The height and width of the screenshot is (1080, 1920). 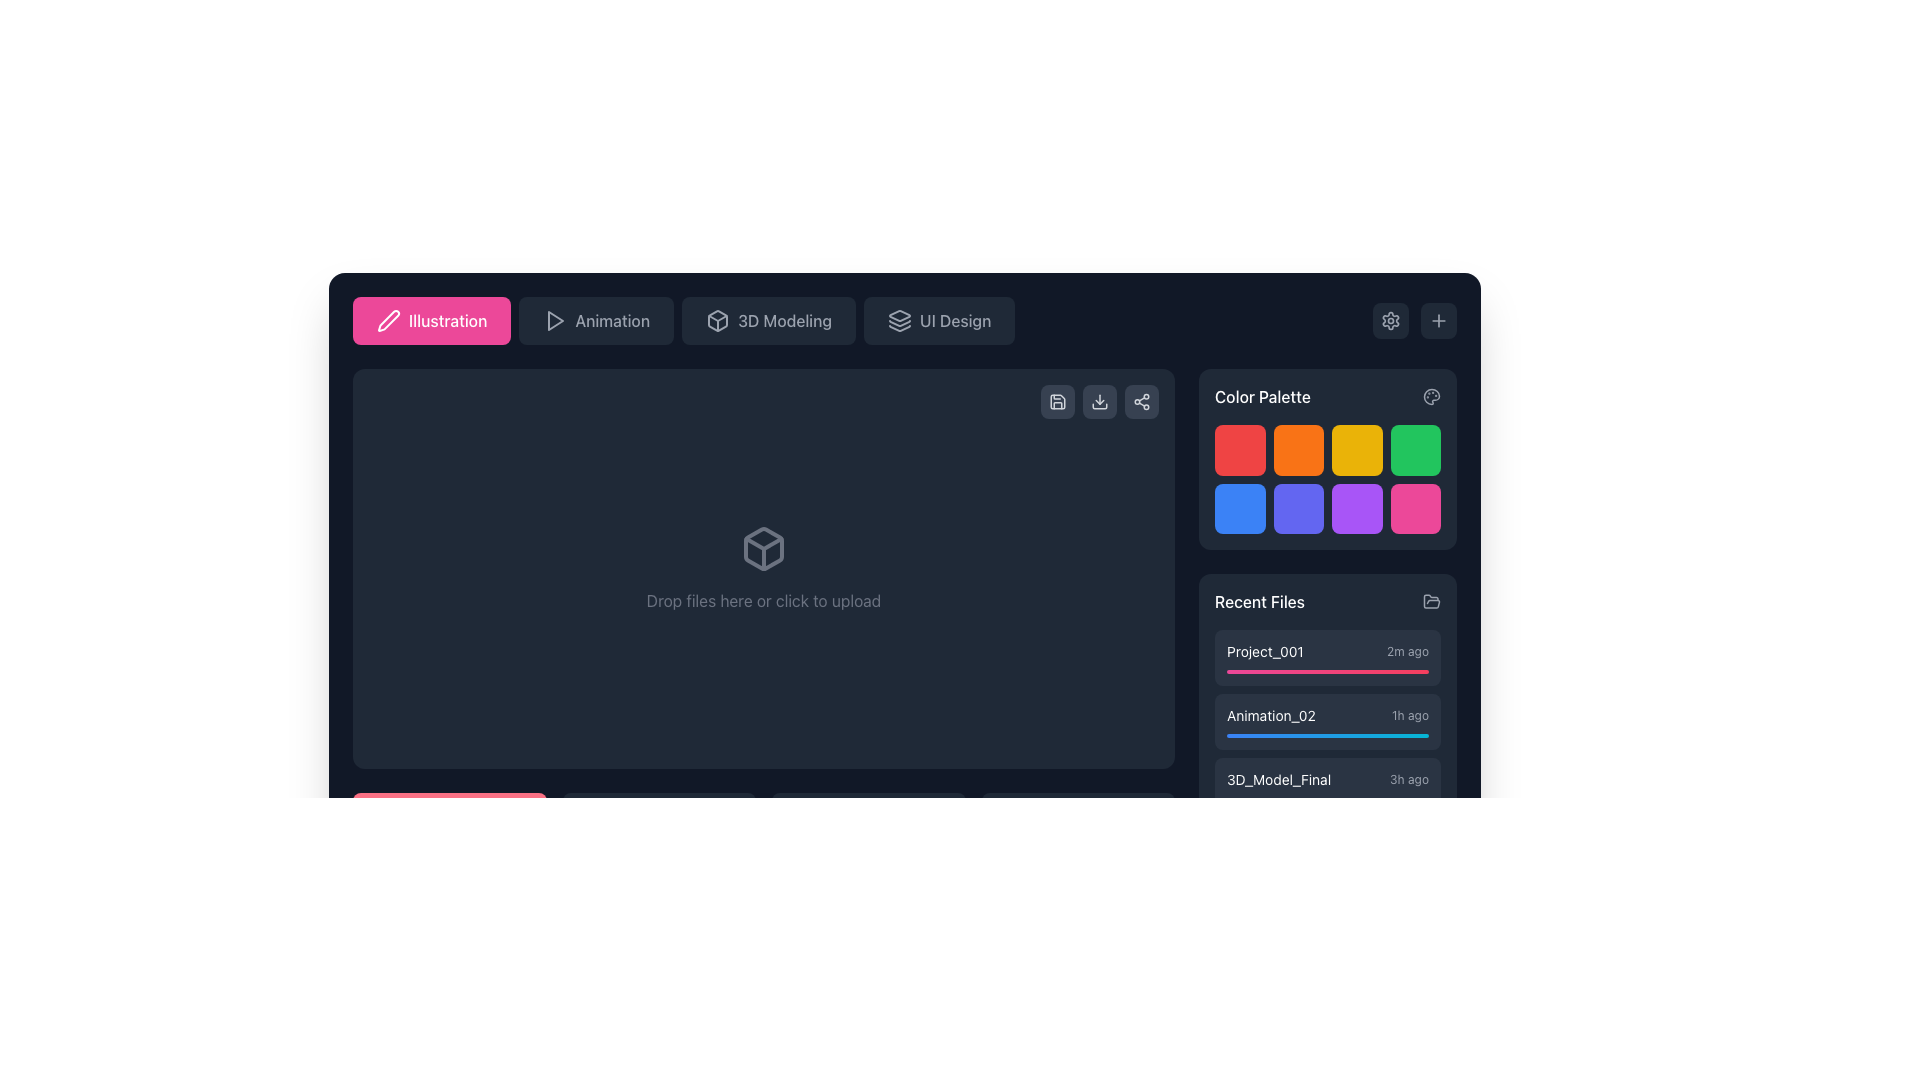 What do you see at coordinates (1357, 450) in the screenshot?
I see `the third element from the left in the top row of the Interactive color selection box` at bounding box center [1357, 450].